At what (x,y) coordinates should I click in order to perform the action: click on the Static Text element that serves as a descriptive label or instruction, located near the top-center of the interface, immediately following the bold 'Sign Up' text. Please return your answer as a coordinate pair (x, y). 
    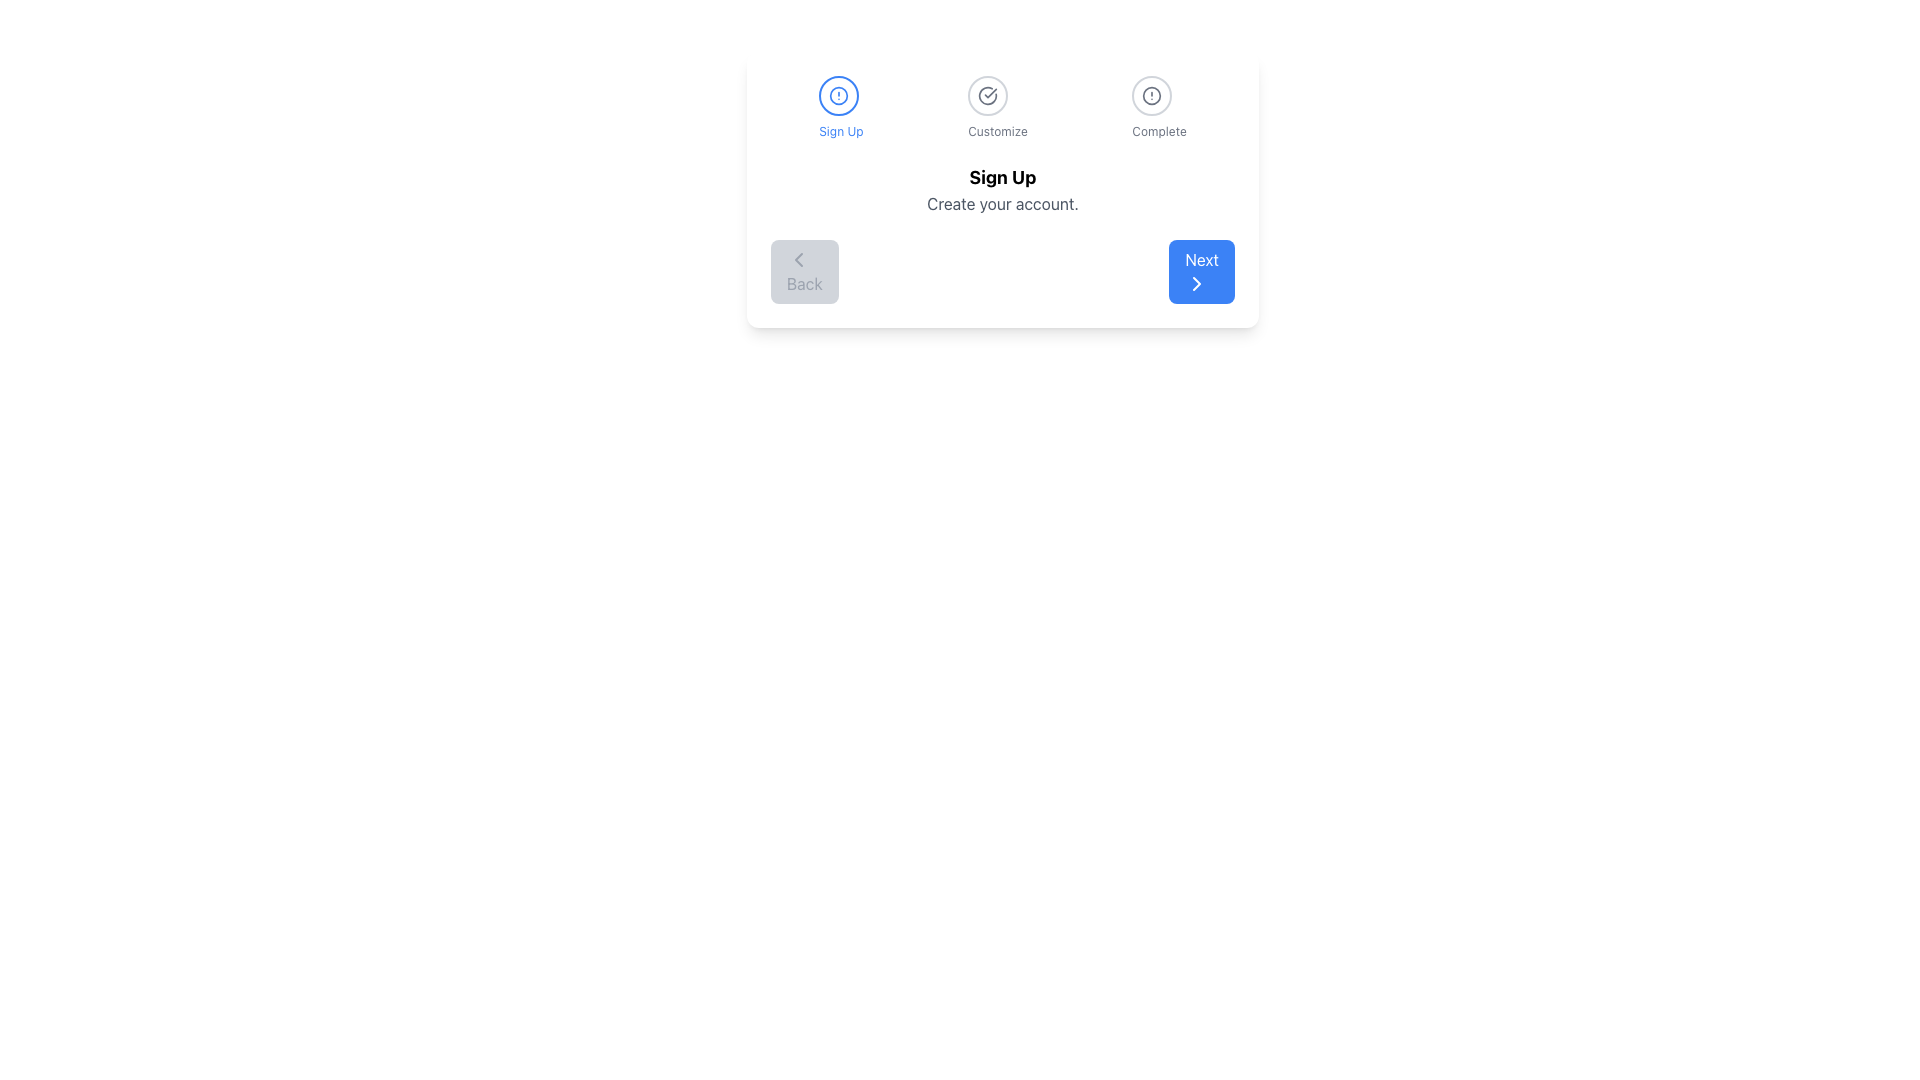
    Looking at the image, I should click on (1003, 204).